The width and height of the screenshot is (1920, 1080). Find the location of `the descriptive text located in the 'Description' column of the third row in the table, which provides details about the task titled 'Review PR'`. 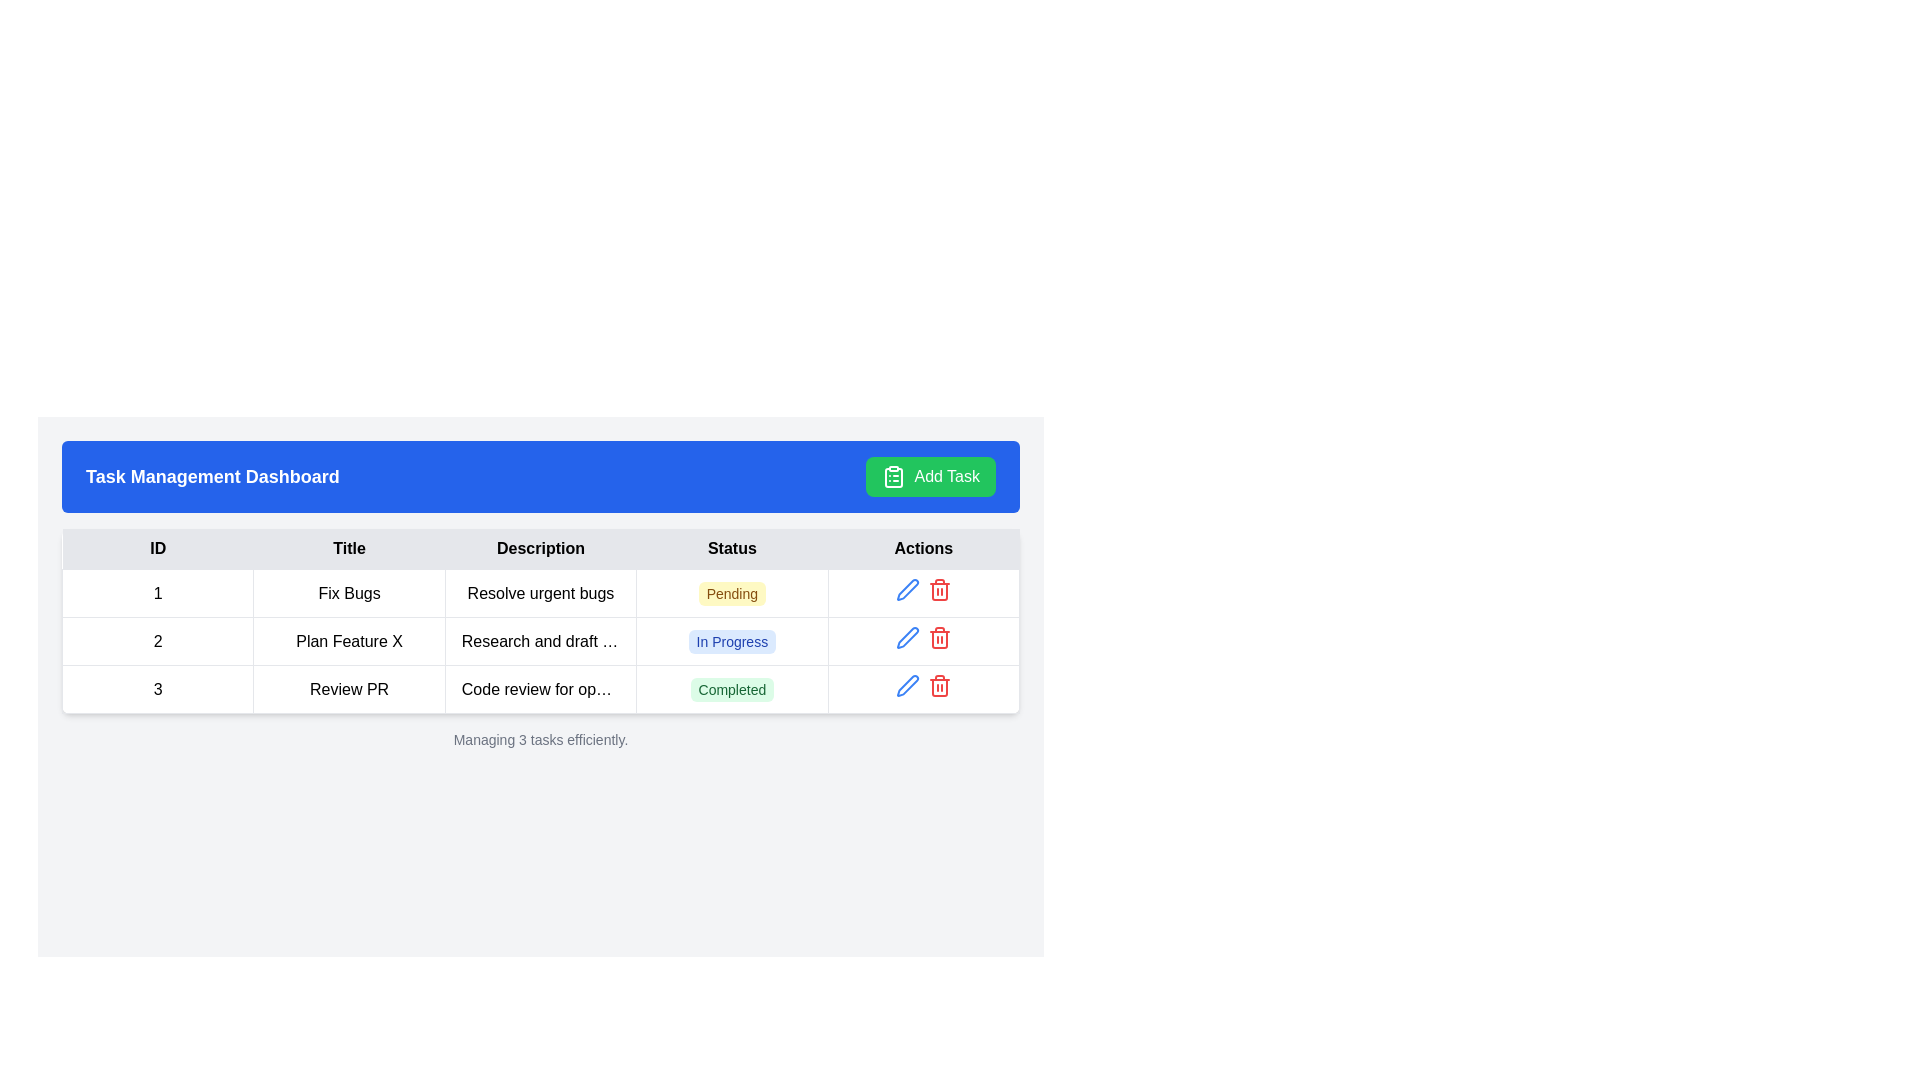

the descriptive text located in the 'Description' column of the third row in the table, which provides details about the task titled 'Review PR' is located at coordinates (541, 688).